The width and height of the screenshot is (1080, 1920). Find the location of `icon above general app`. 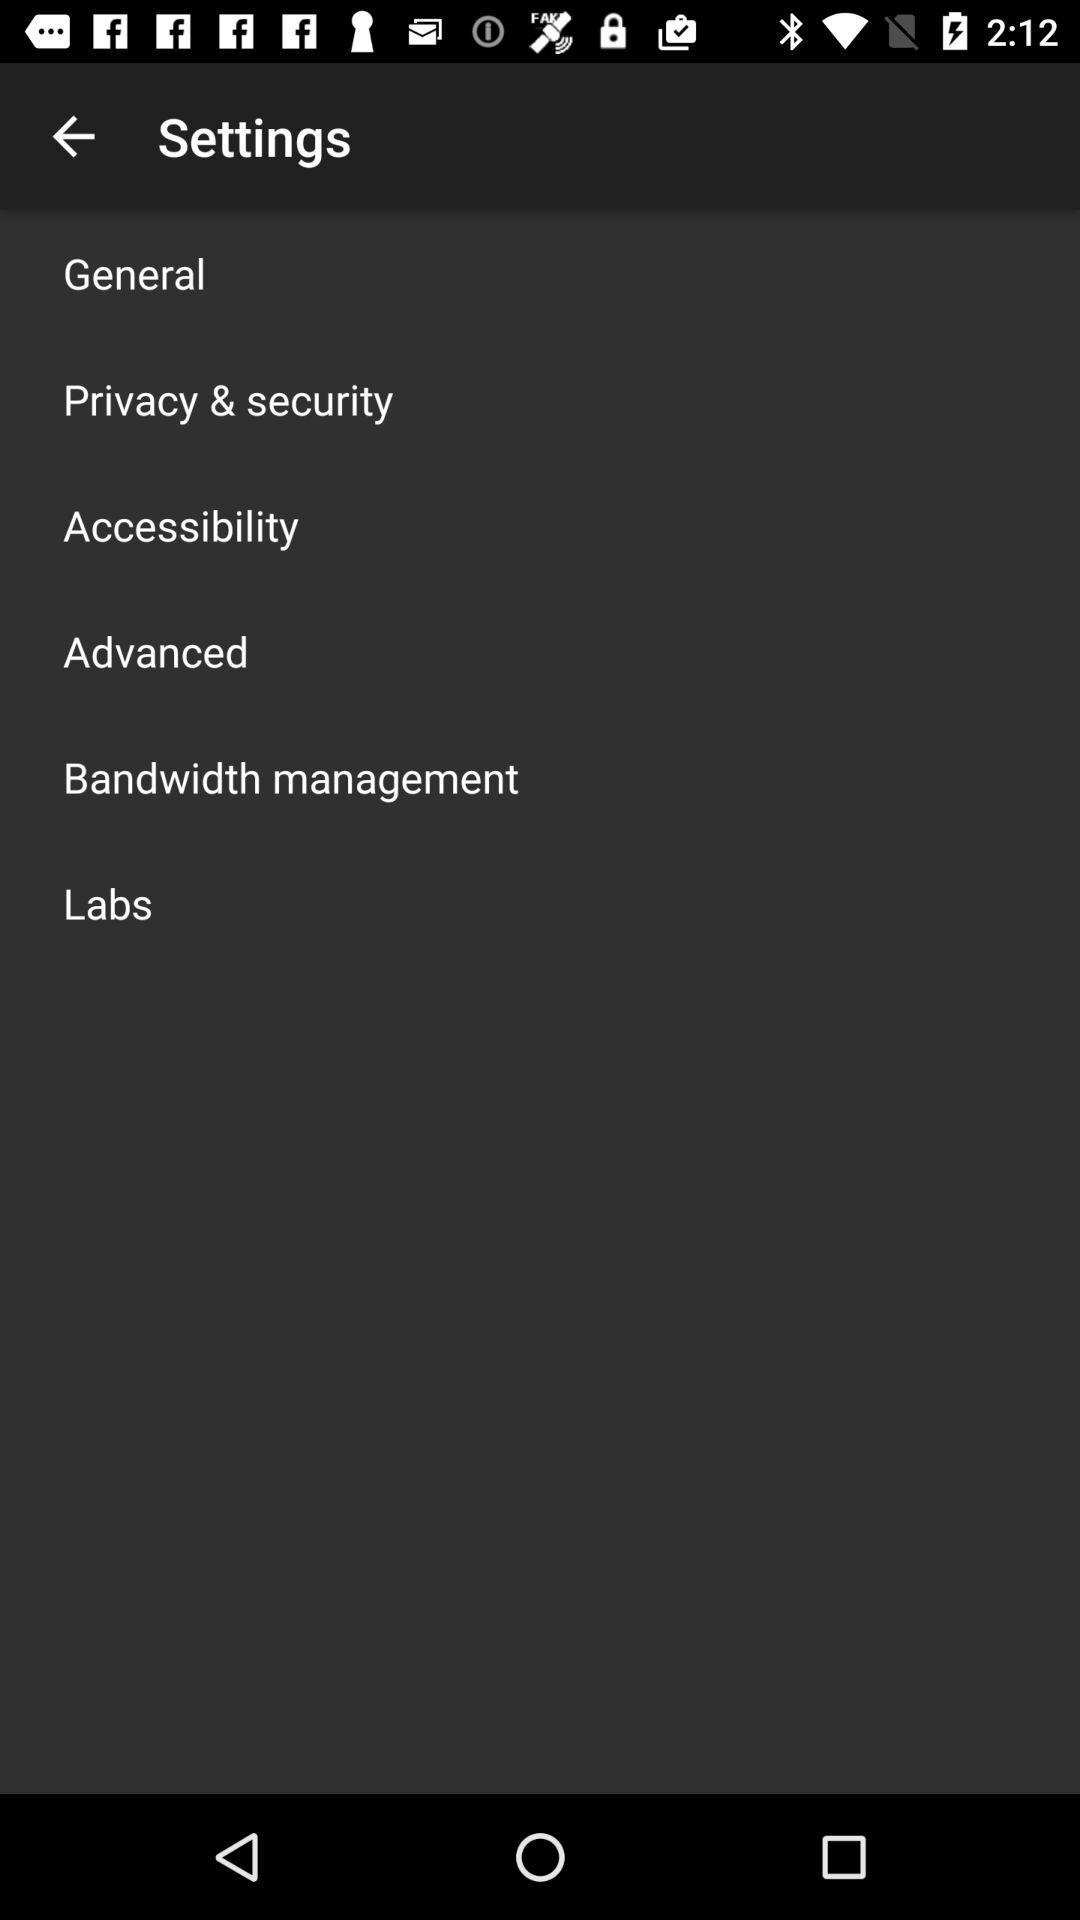

icon above general app is located at coordinates (72, 135).